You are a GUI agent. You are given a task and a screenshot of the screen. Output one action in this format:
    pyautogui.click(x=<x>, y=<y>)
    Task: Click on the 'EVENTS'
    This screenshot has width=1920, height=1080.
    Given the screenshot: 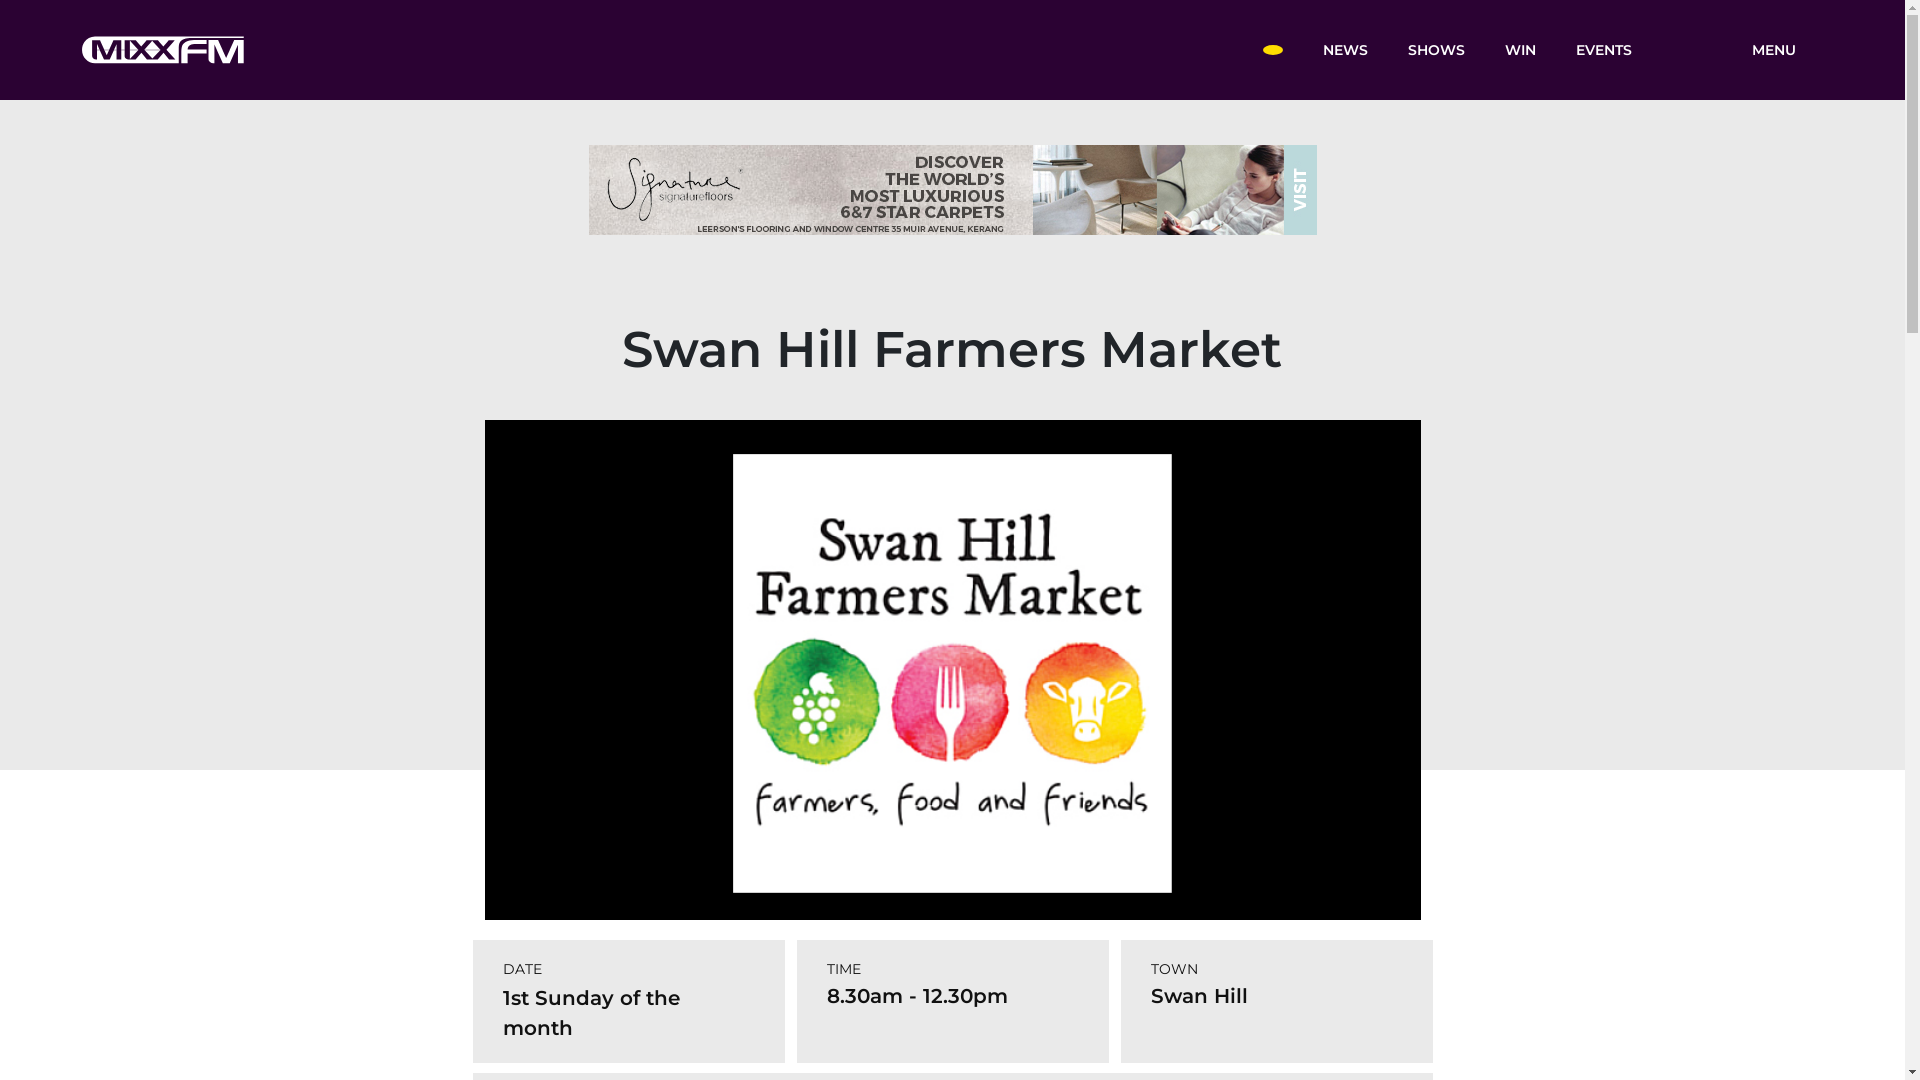 What is the action you would take?
    pyautogui.click(x=1603, y=48)
    